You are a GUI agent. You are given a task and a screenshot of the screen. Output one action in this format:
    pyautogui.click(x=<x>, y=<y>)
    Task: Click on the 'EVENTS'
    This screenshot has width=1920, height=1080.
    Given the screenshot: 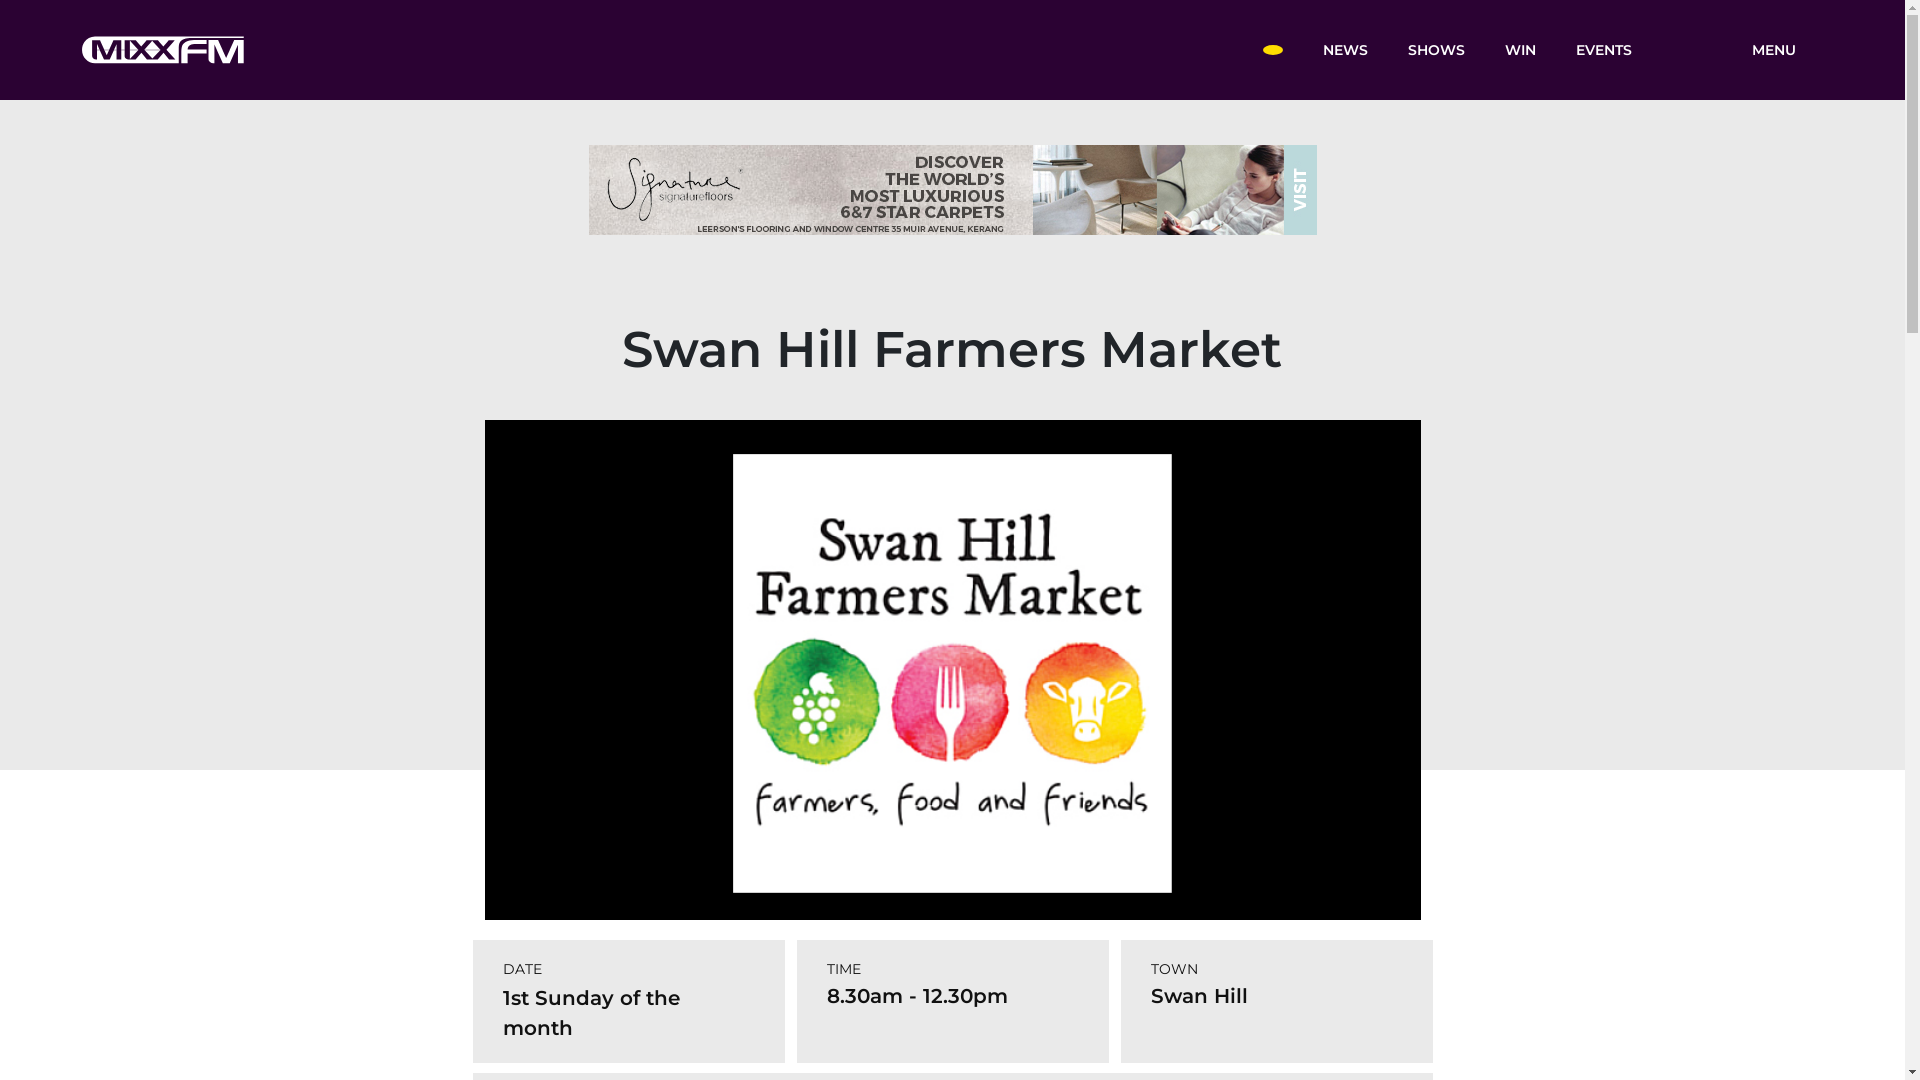 What is the action you would take?
    pyautogui.click(x=1603, y=48)
    